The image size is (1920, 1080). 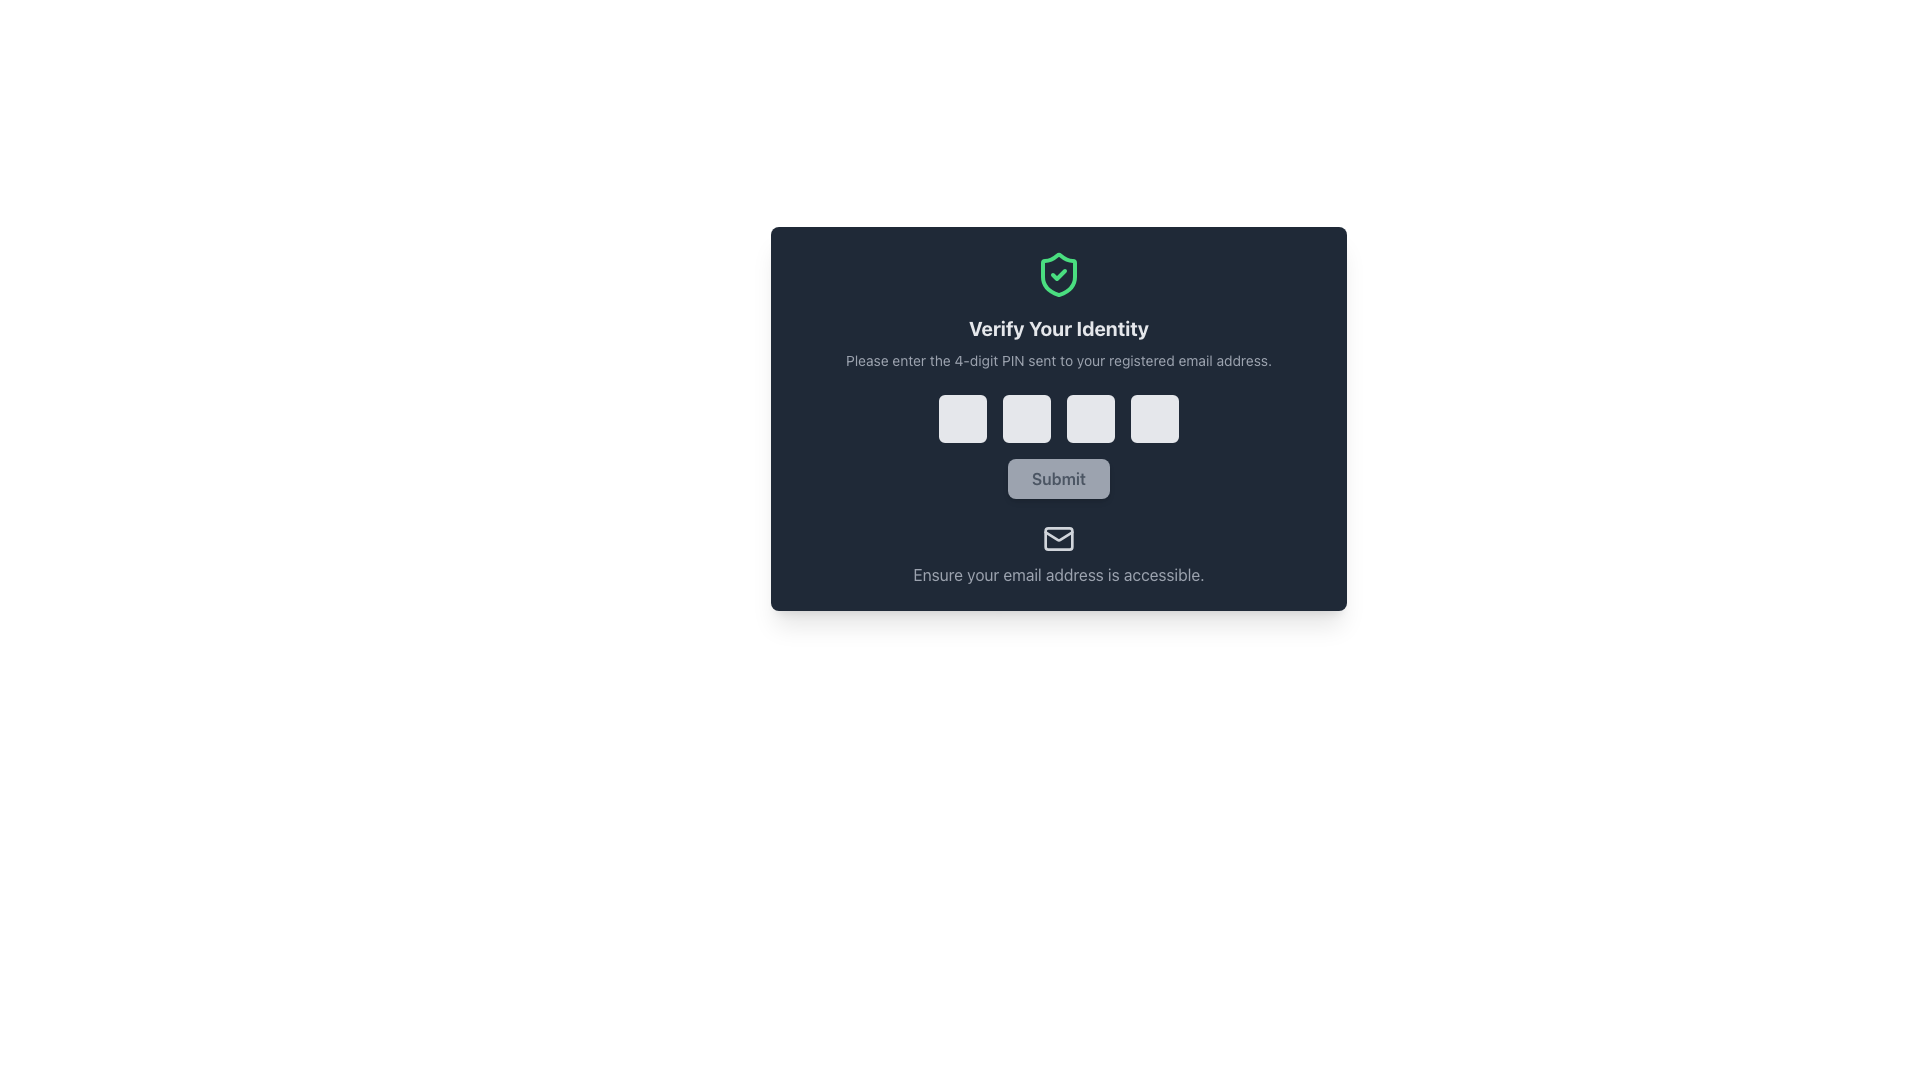 I want to click on the envelope icon, which is styled in gray and represents email actions, located centrally in the bottom part of the form panel, so click(x=1058, y=538).